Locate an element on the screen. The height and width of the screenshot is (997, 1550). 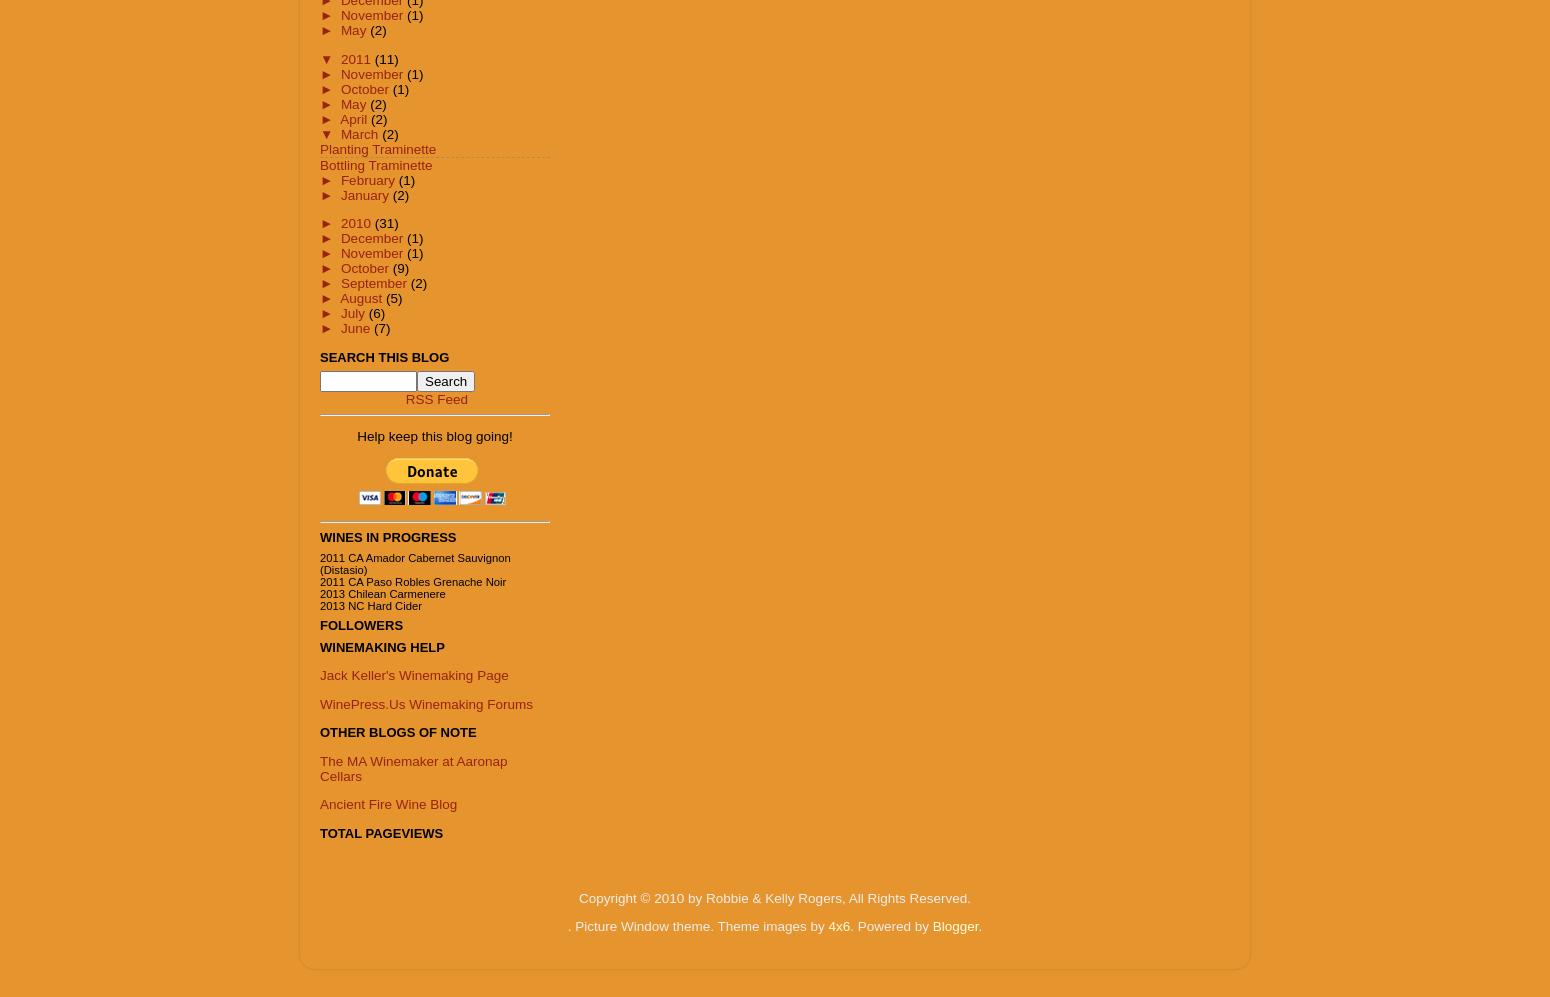
'(31)' is located at coordinates (373, 223).